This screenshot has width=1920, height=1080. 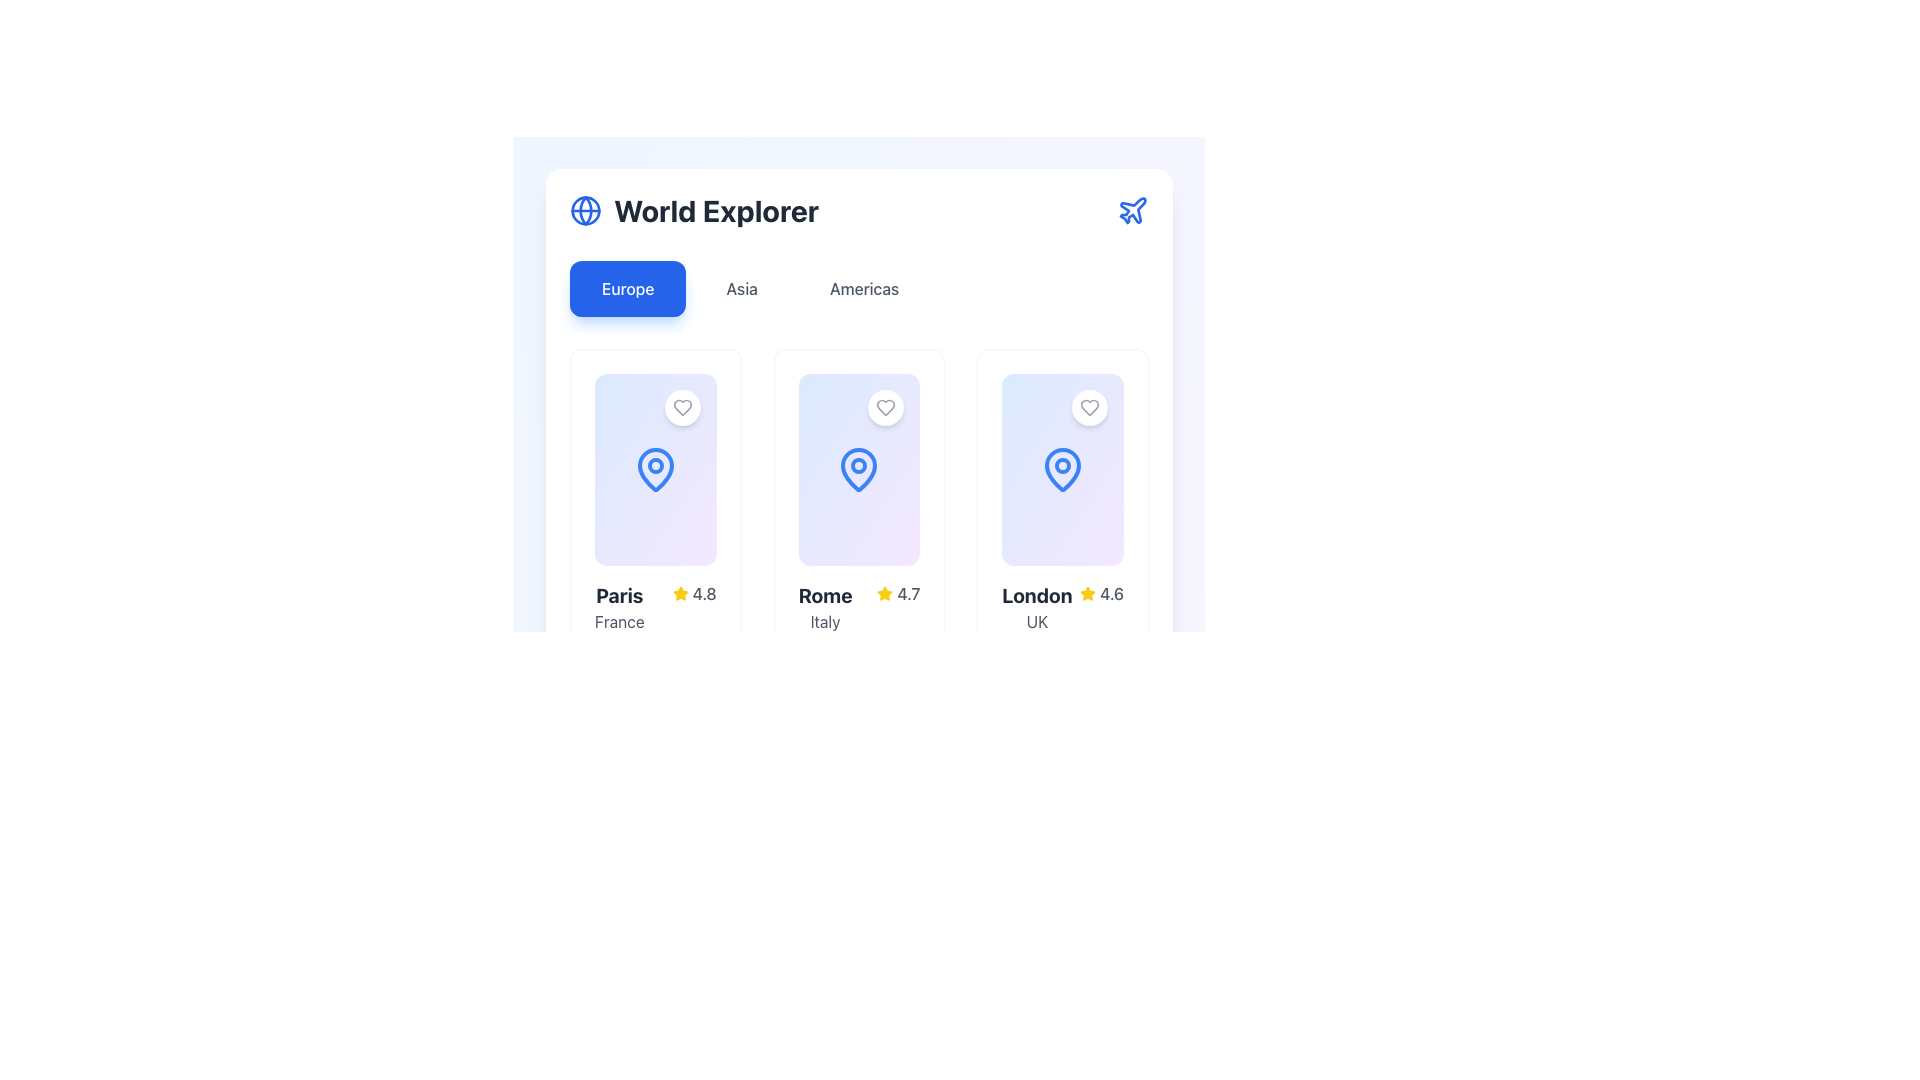 What do you see at coordinates (1133, 210) in the screenshot?
I see `the airplane icon located in the top-right corner of the interface, next to the title 'World Explorer'` at bounding box center [1133, 210].